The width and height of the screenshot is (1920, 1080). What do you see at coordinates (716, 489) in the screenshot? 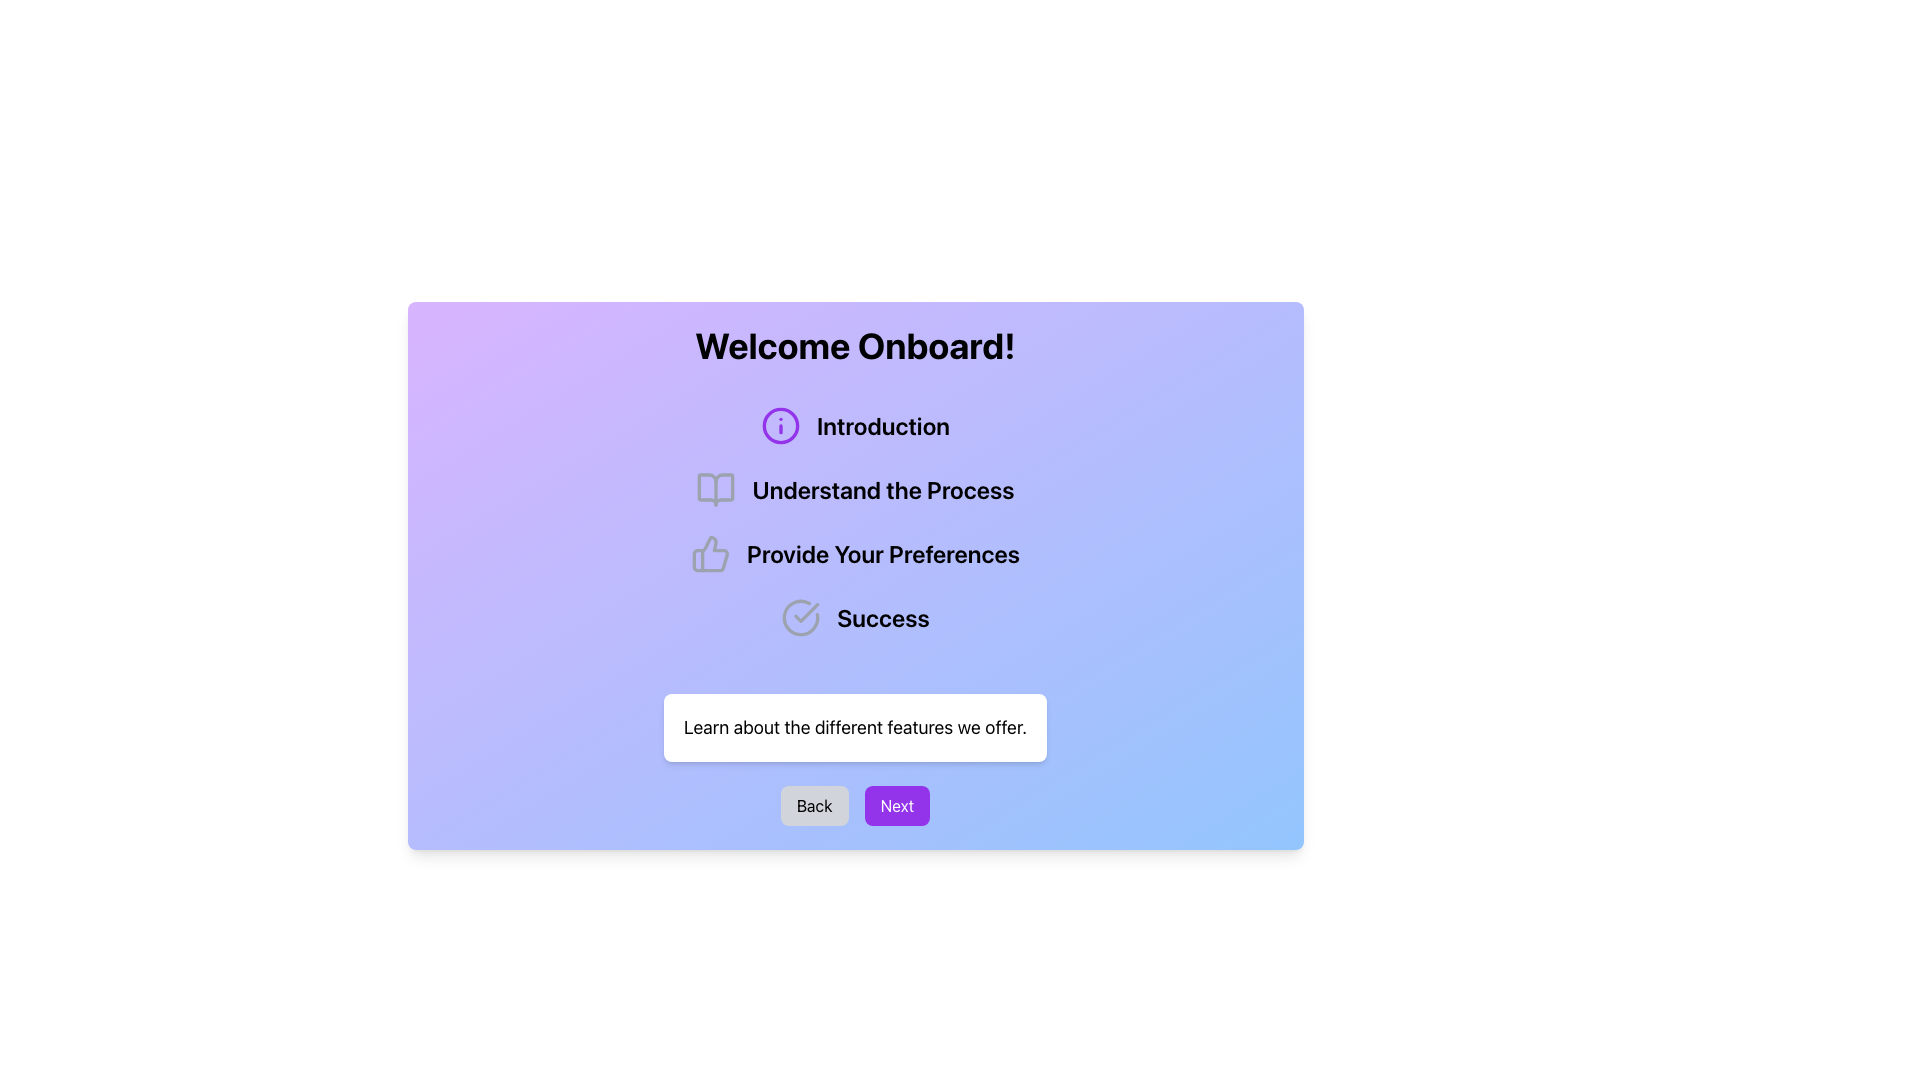
I see `the minimalistic gray icon resembling an open book, which is the second element in the onboarding flow's vertical layout` at bounding box center [716, 489].